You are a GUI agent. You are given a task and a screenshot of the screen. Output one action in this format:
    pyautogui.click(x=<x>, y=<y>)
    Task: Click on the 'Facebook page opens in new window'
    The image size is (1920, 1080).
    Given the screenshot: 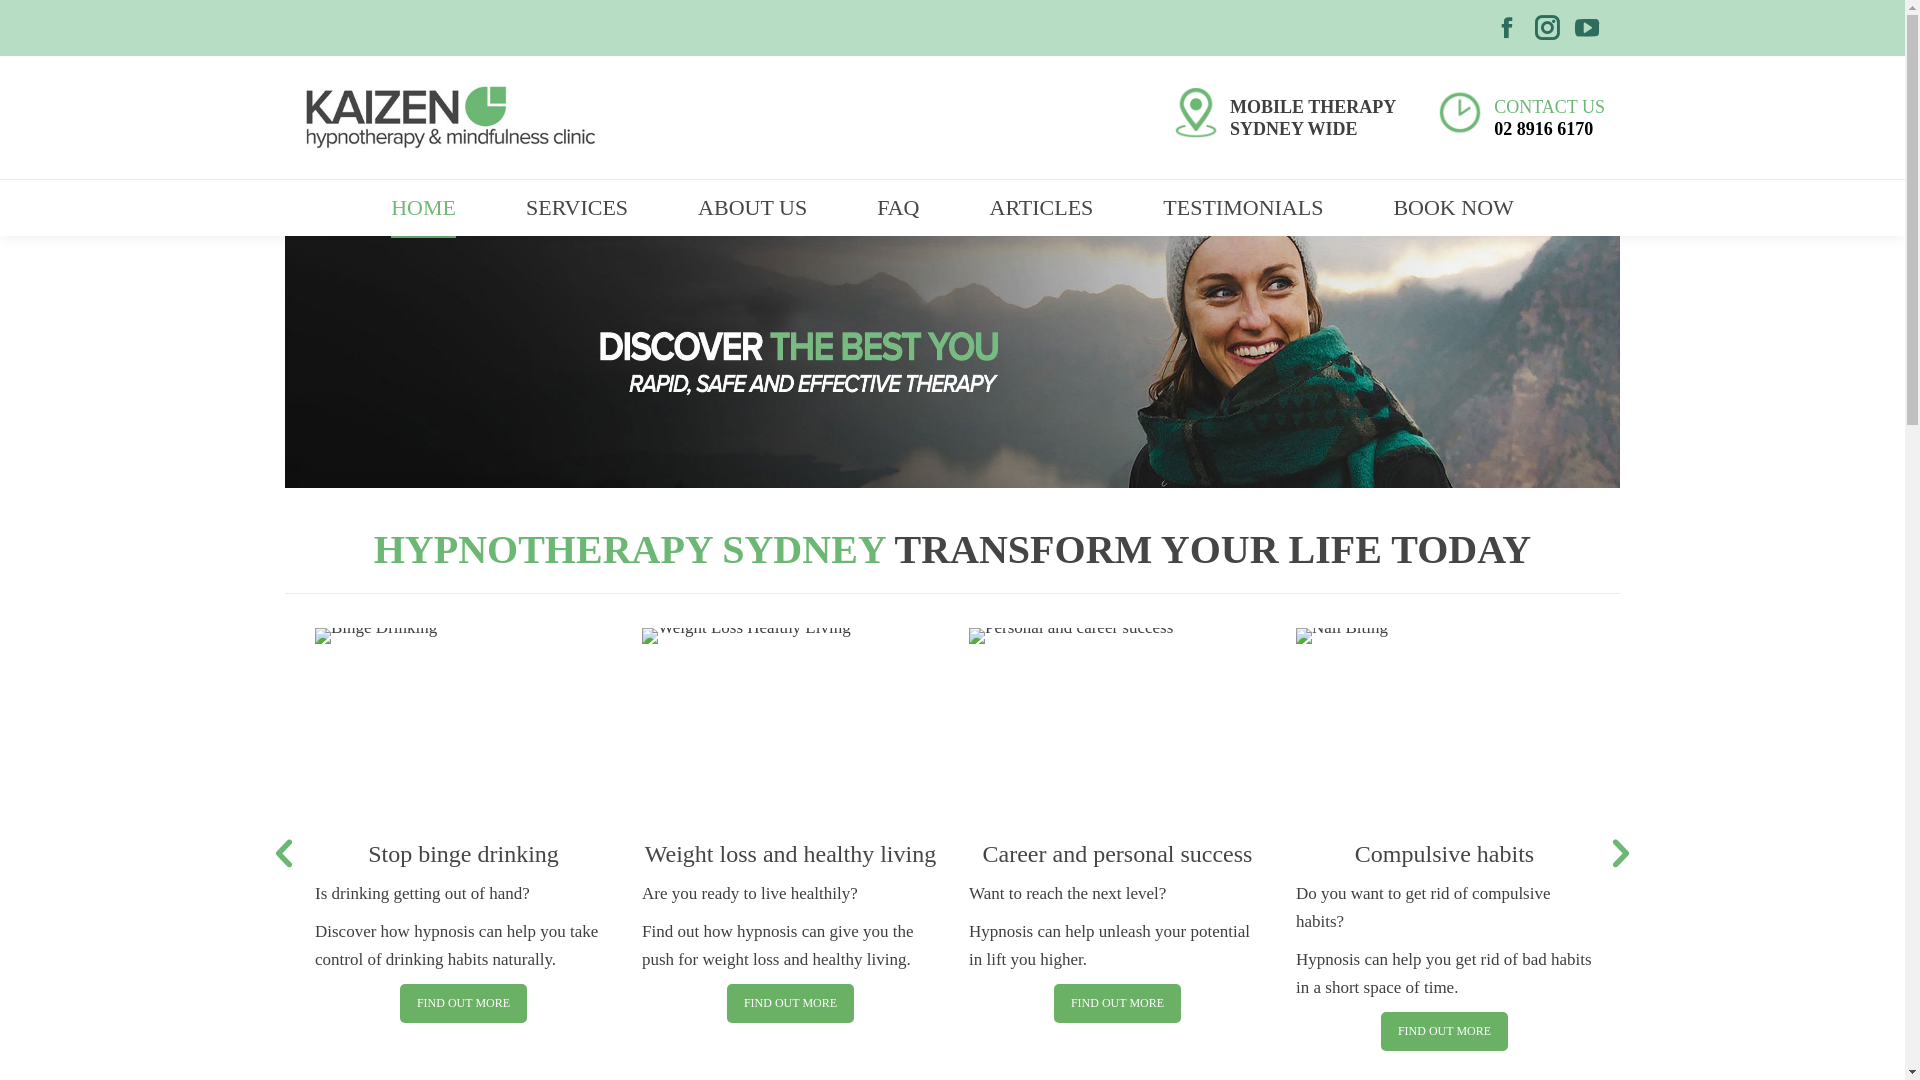 What is the action you would take?
    pyautogui.click(x=1507, y=27)
    